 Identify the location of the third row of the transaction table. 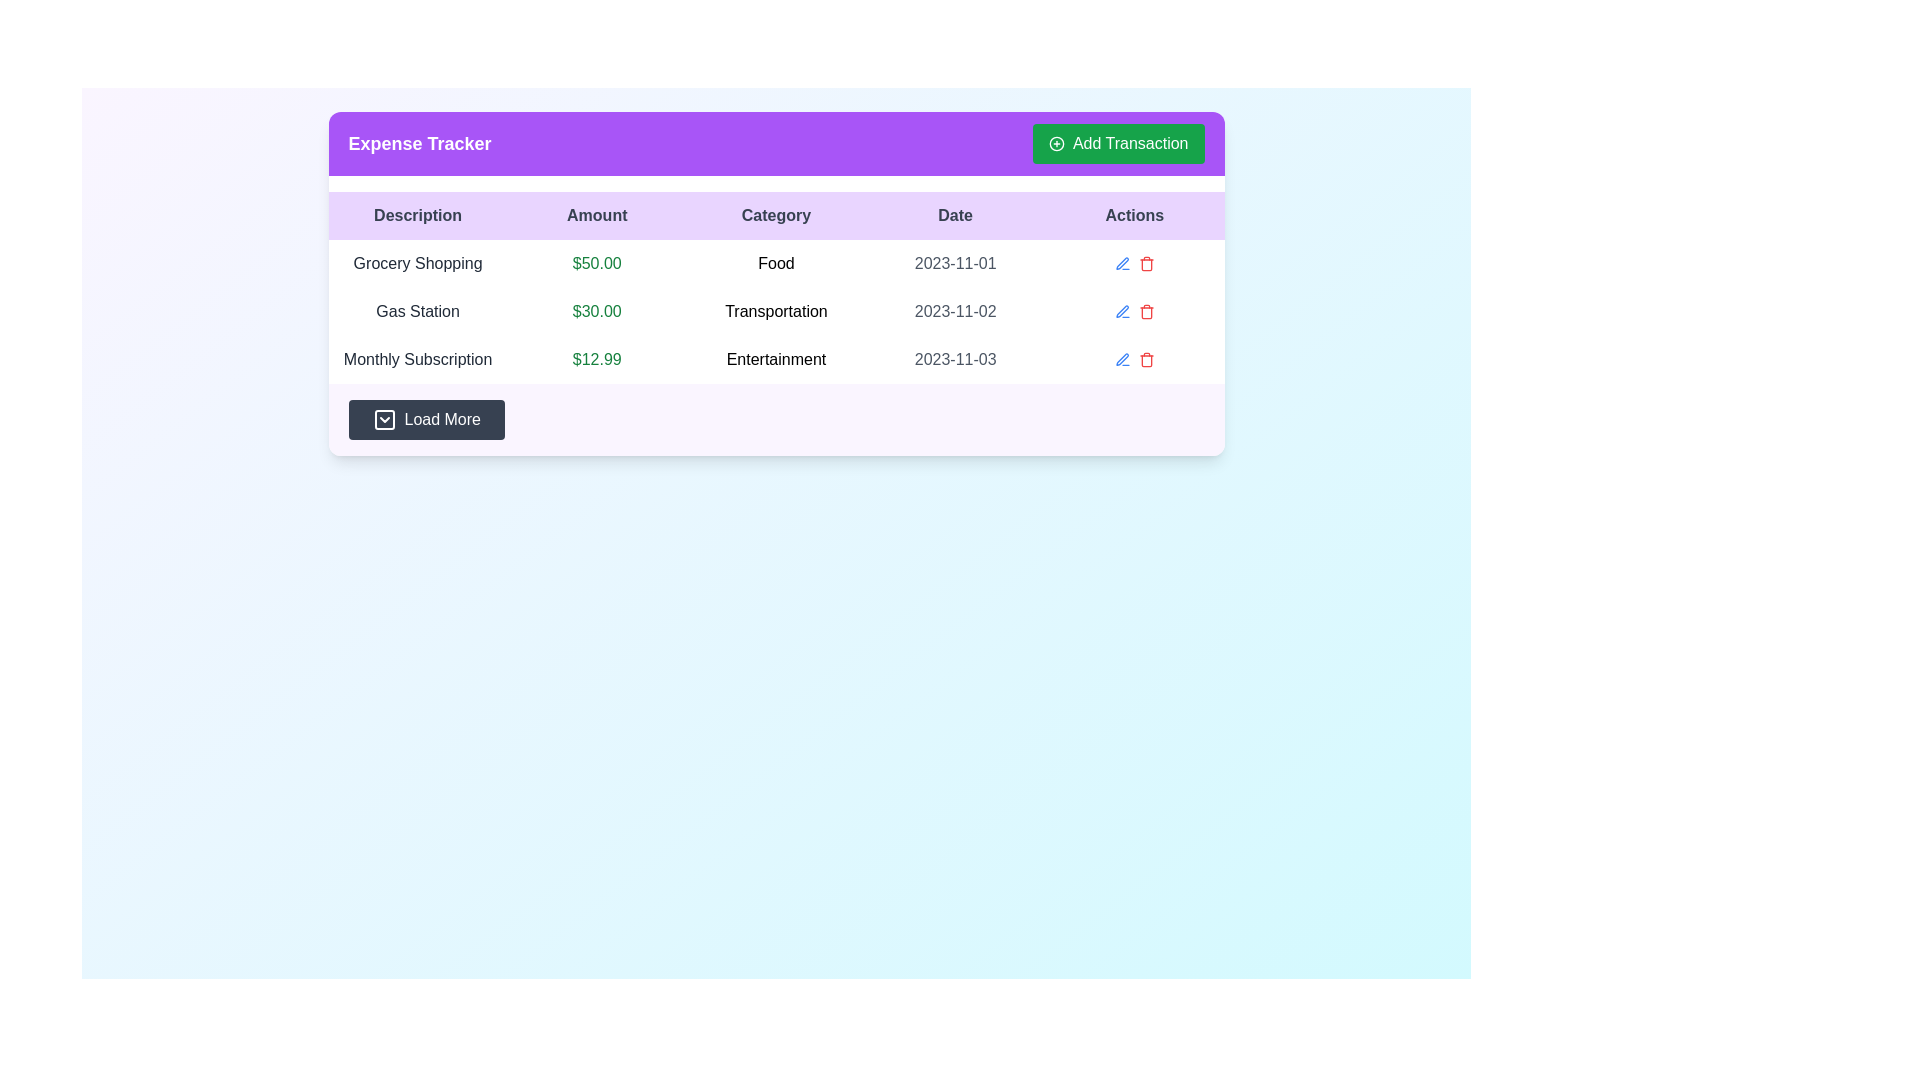
(775, 358).